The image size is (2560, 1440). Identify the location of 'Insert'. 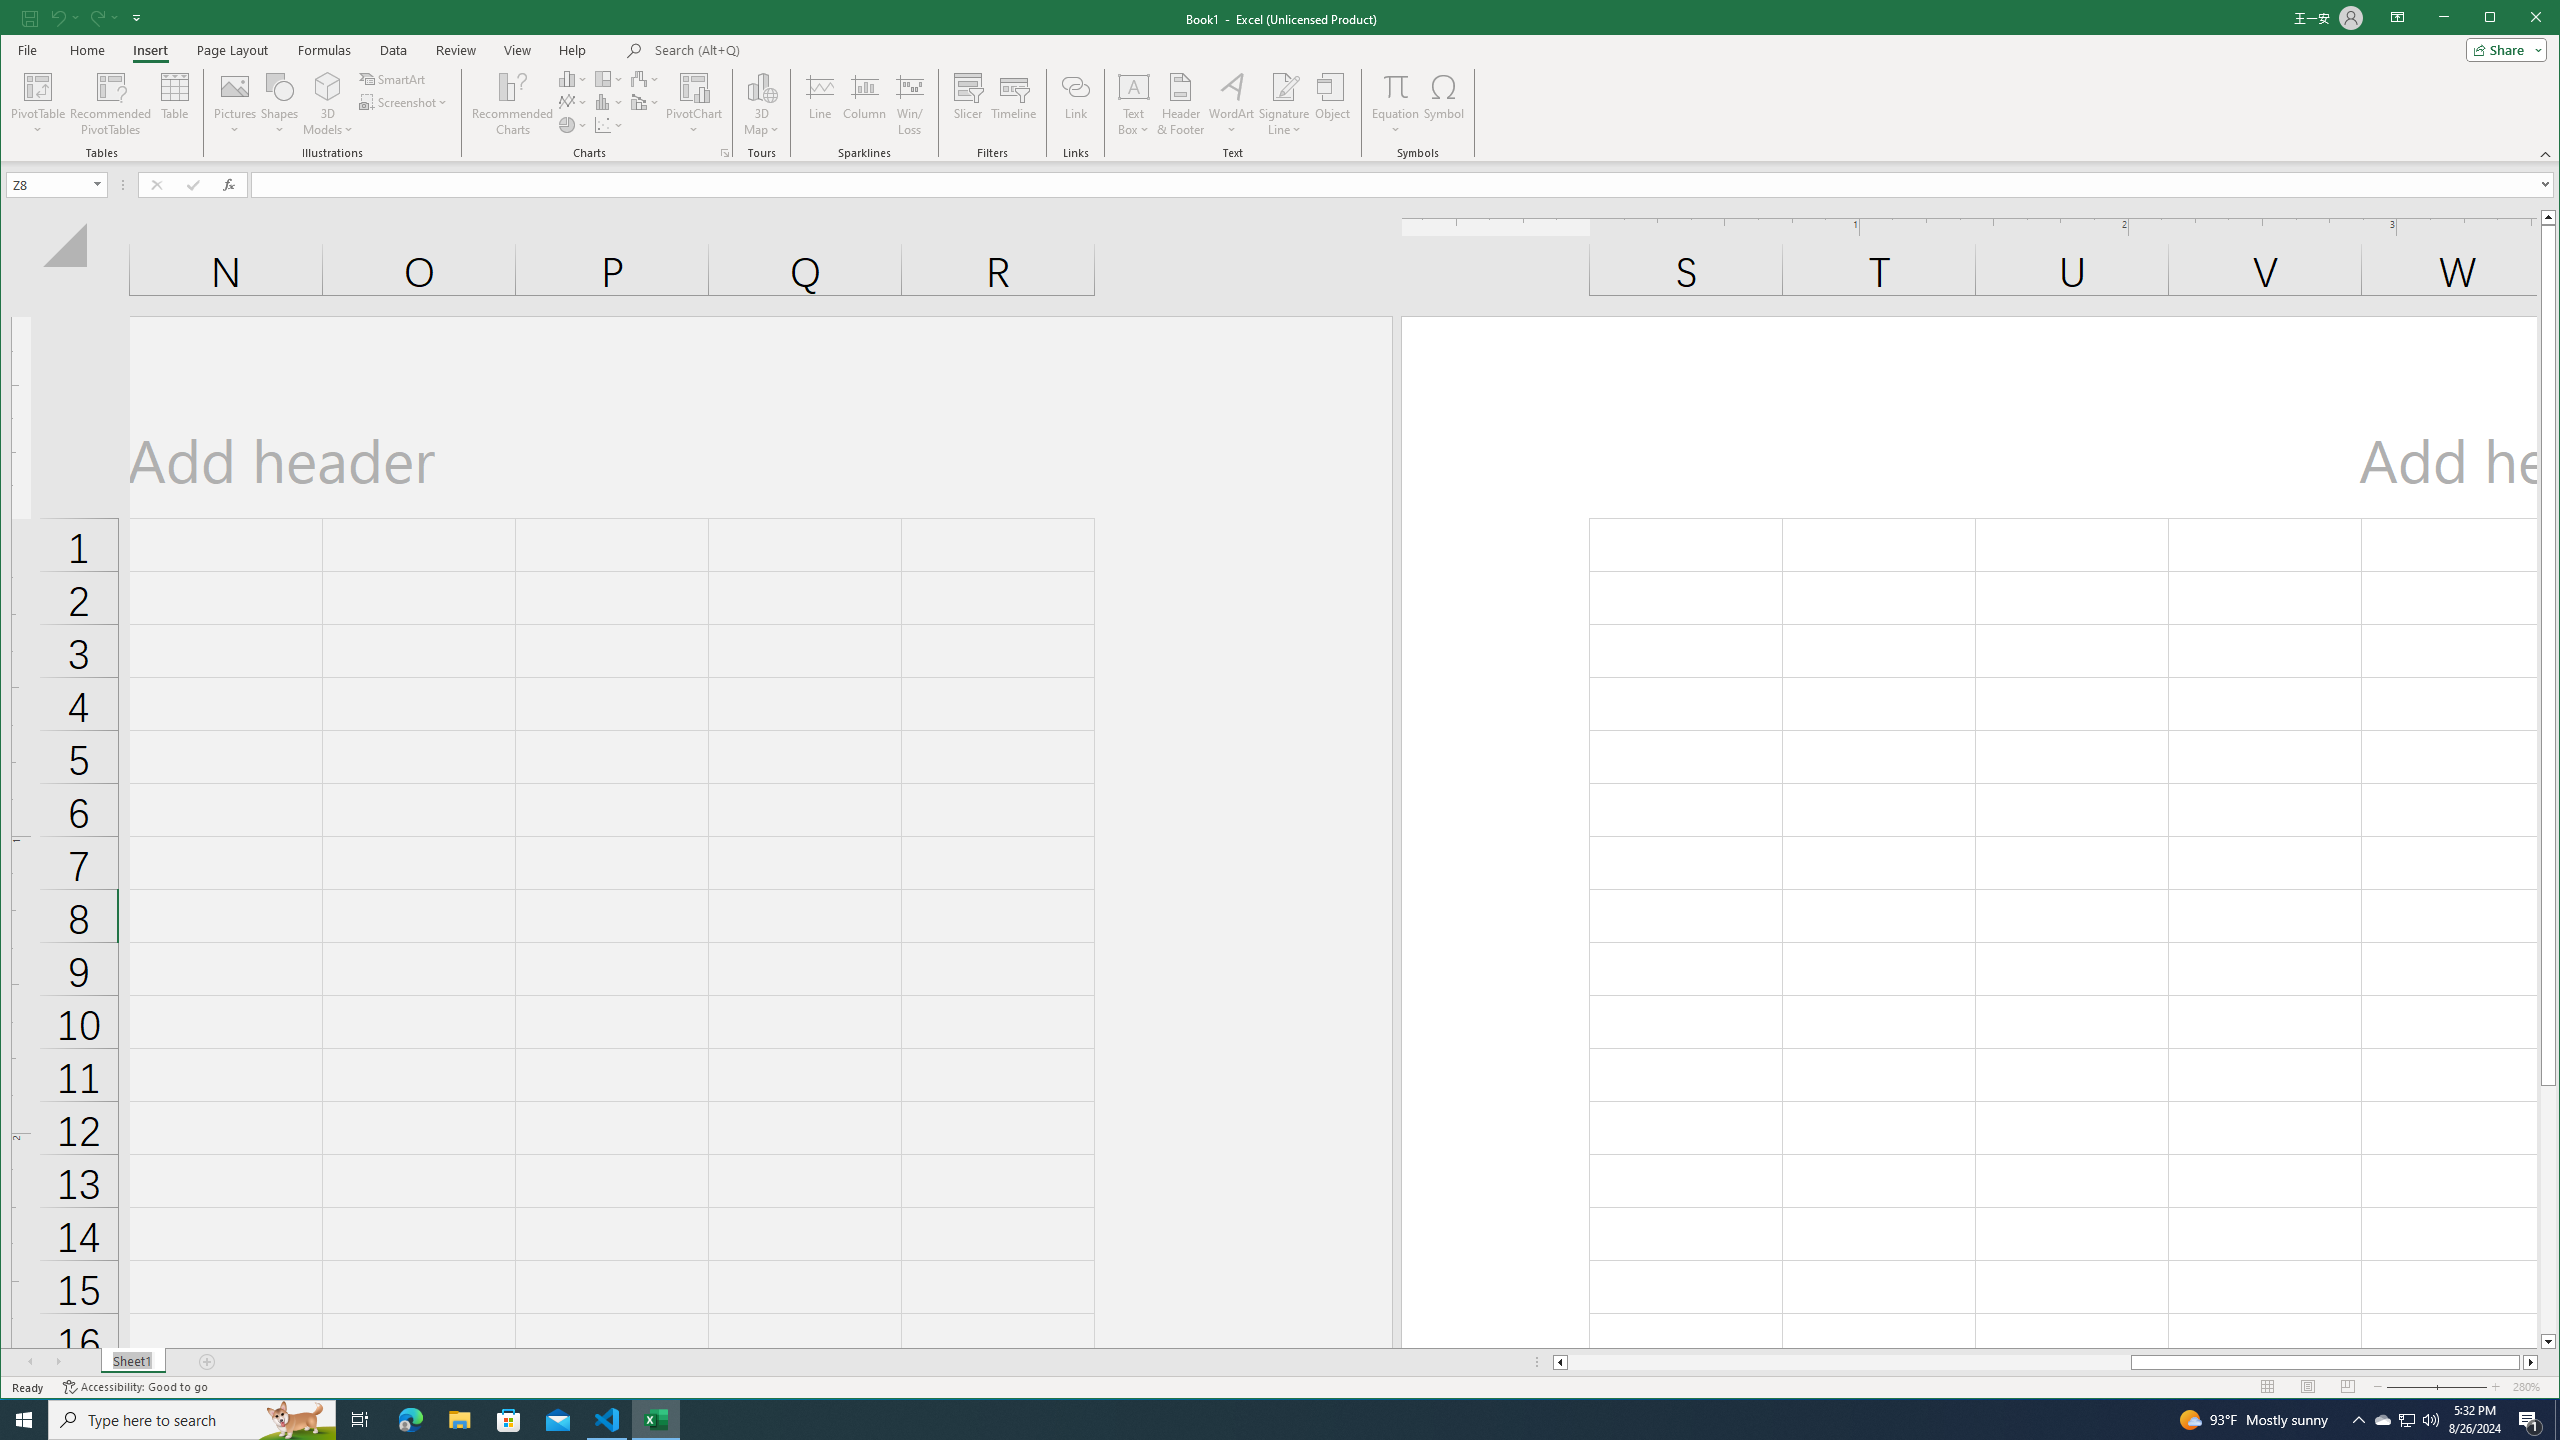
(150, 49).